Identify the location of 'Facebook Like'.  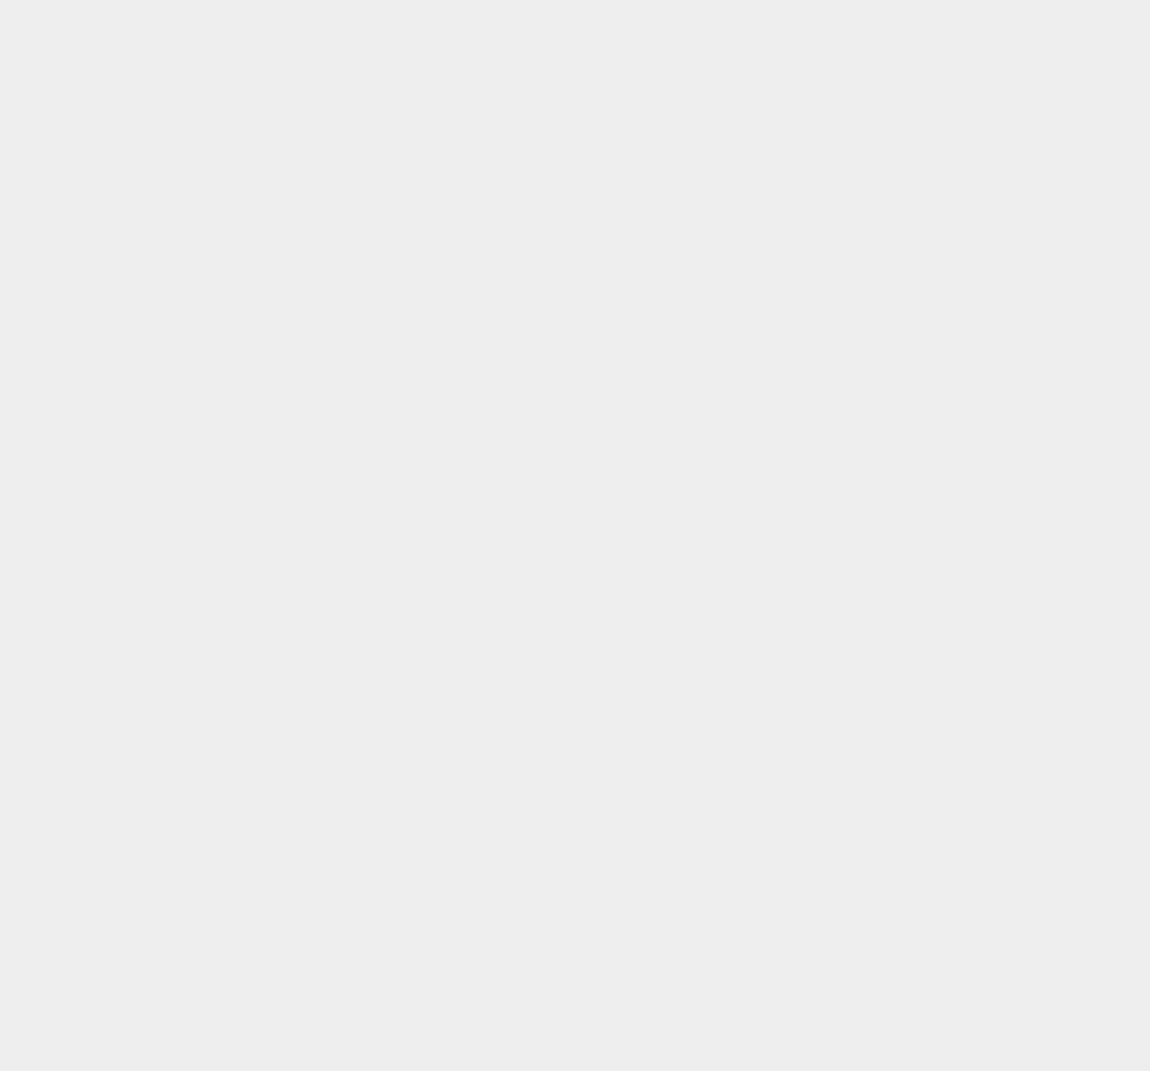
(812, 408).